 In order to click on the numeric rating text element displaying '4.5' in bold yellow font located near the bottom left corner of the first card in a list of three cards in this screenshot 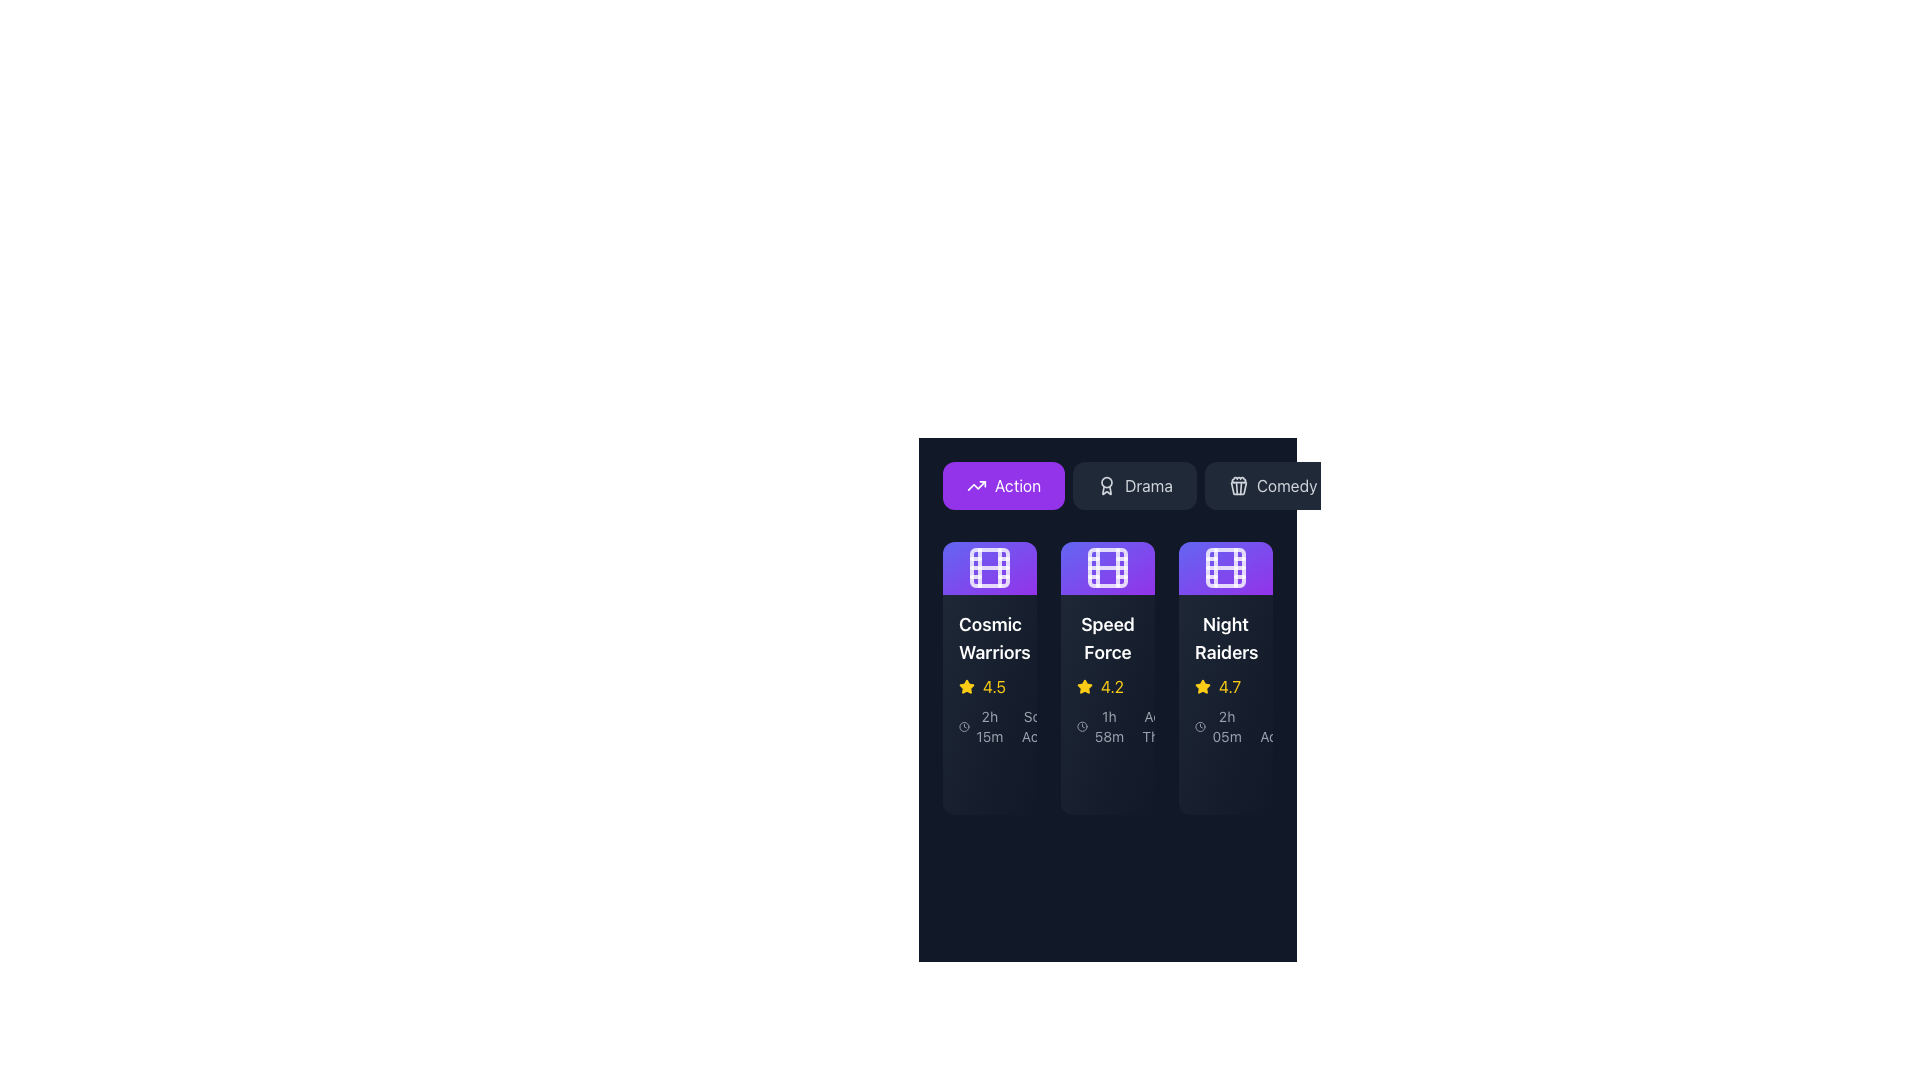, I will do `click(994, 685)`.